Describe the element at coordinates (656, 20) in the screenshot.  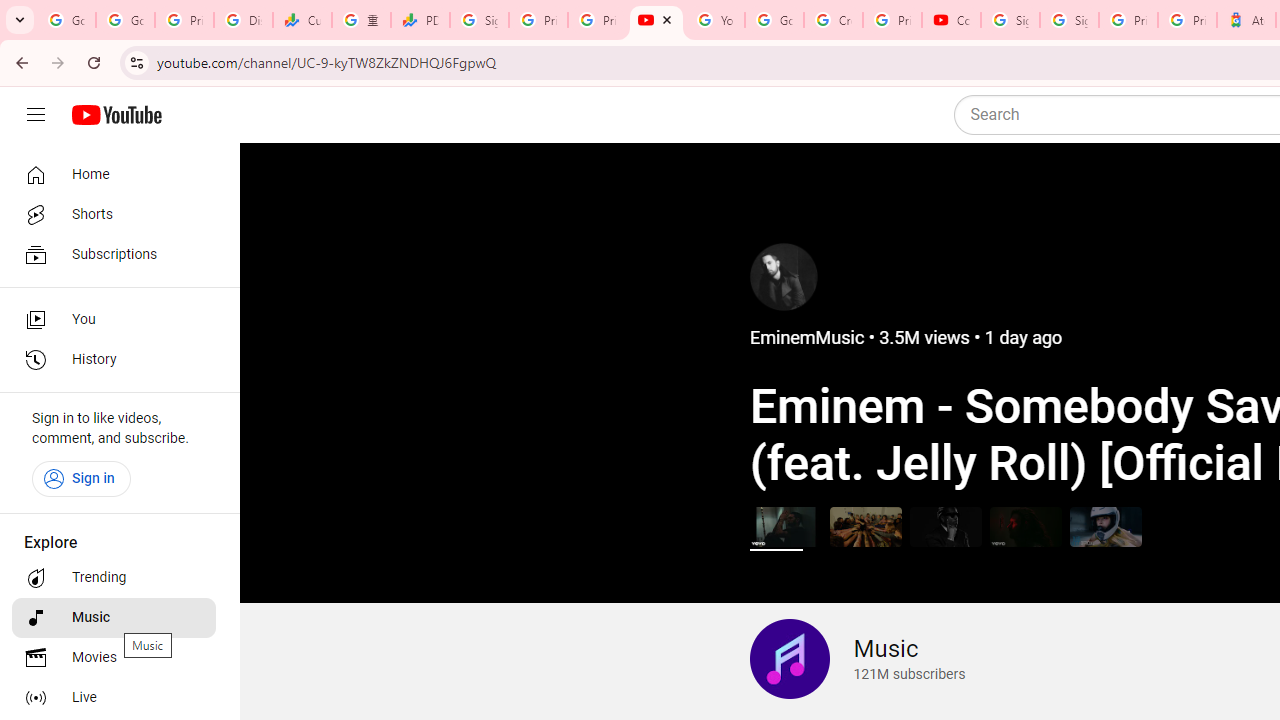
I see `'The Music Channel - YouTube'` at that location.